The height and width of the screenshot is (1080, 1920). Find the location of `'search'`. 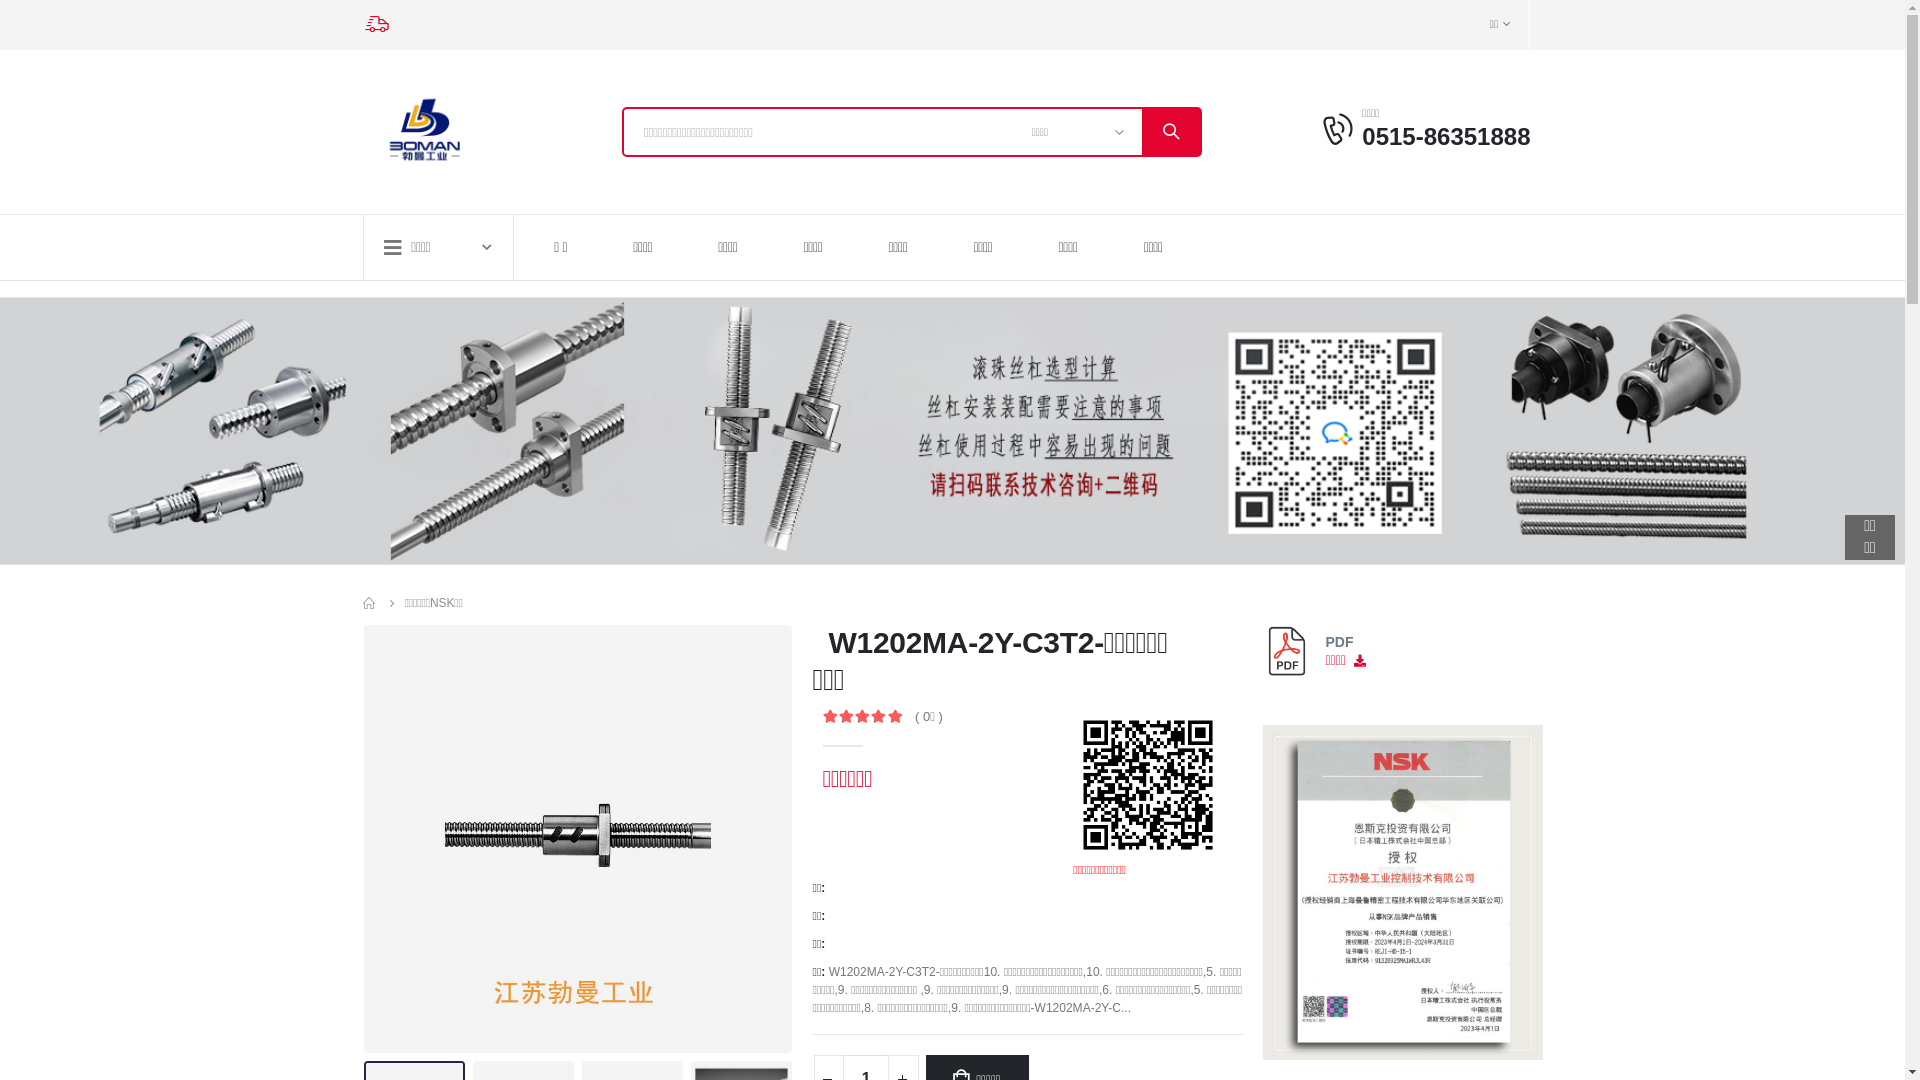

'search' is located at coordinates (1171, 131).